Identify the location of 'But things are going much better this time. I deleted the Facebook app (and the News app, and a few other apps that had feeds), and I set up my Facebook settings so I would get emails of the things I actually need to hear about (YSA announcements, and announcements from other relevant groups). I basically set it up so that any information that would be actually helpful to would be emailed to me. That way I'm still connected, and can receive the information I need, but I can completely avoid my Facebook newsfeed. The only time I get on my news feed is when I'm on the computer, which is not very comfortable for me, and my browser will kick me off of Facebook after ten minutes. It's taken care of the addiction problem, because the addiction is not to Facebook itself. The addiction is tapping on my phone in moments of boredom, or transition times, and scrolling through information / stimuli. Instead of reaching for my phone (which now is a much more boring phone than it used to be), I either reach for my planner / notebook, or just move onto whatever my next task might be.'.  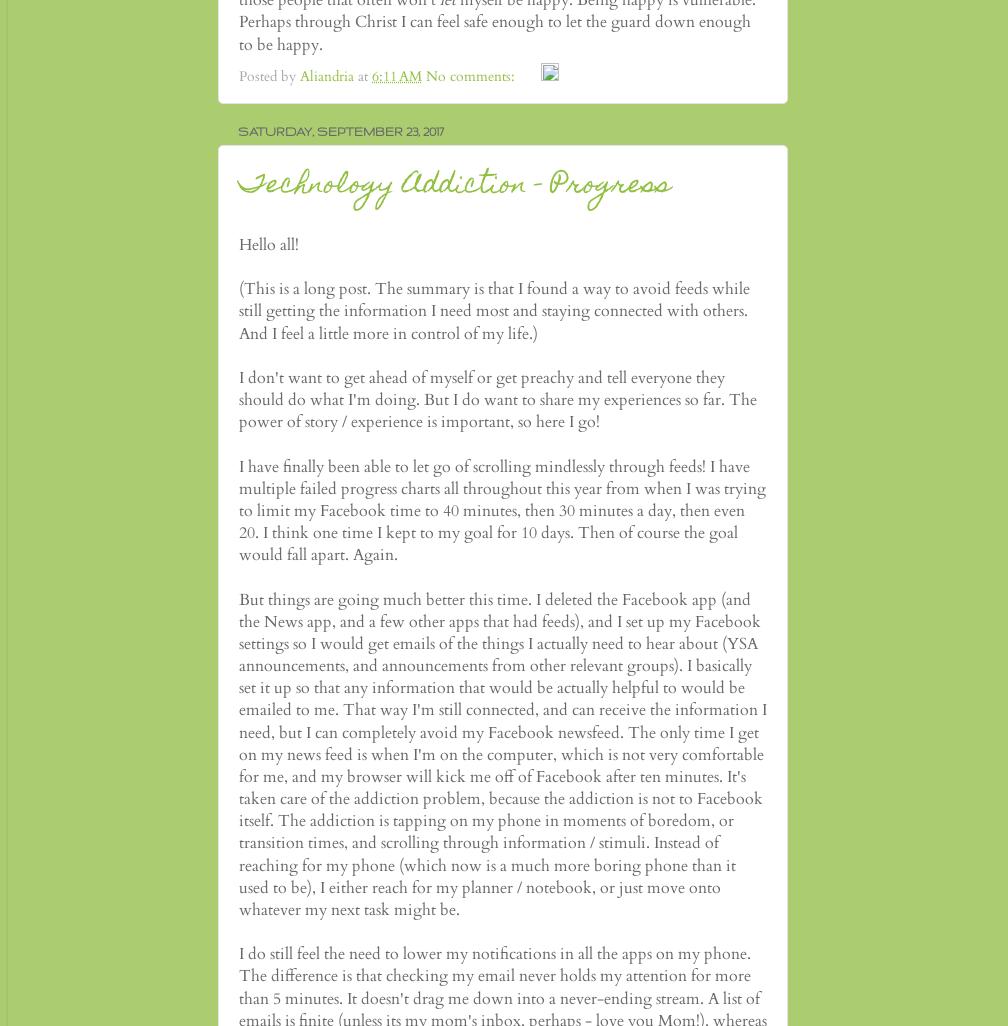
(502, 754).